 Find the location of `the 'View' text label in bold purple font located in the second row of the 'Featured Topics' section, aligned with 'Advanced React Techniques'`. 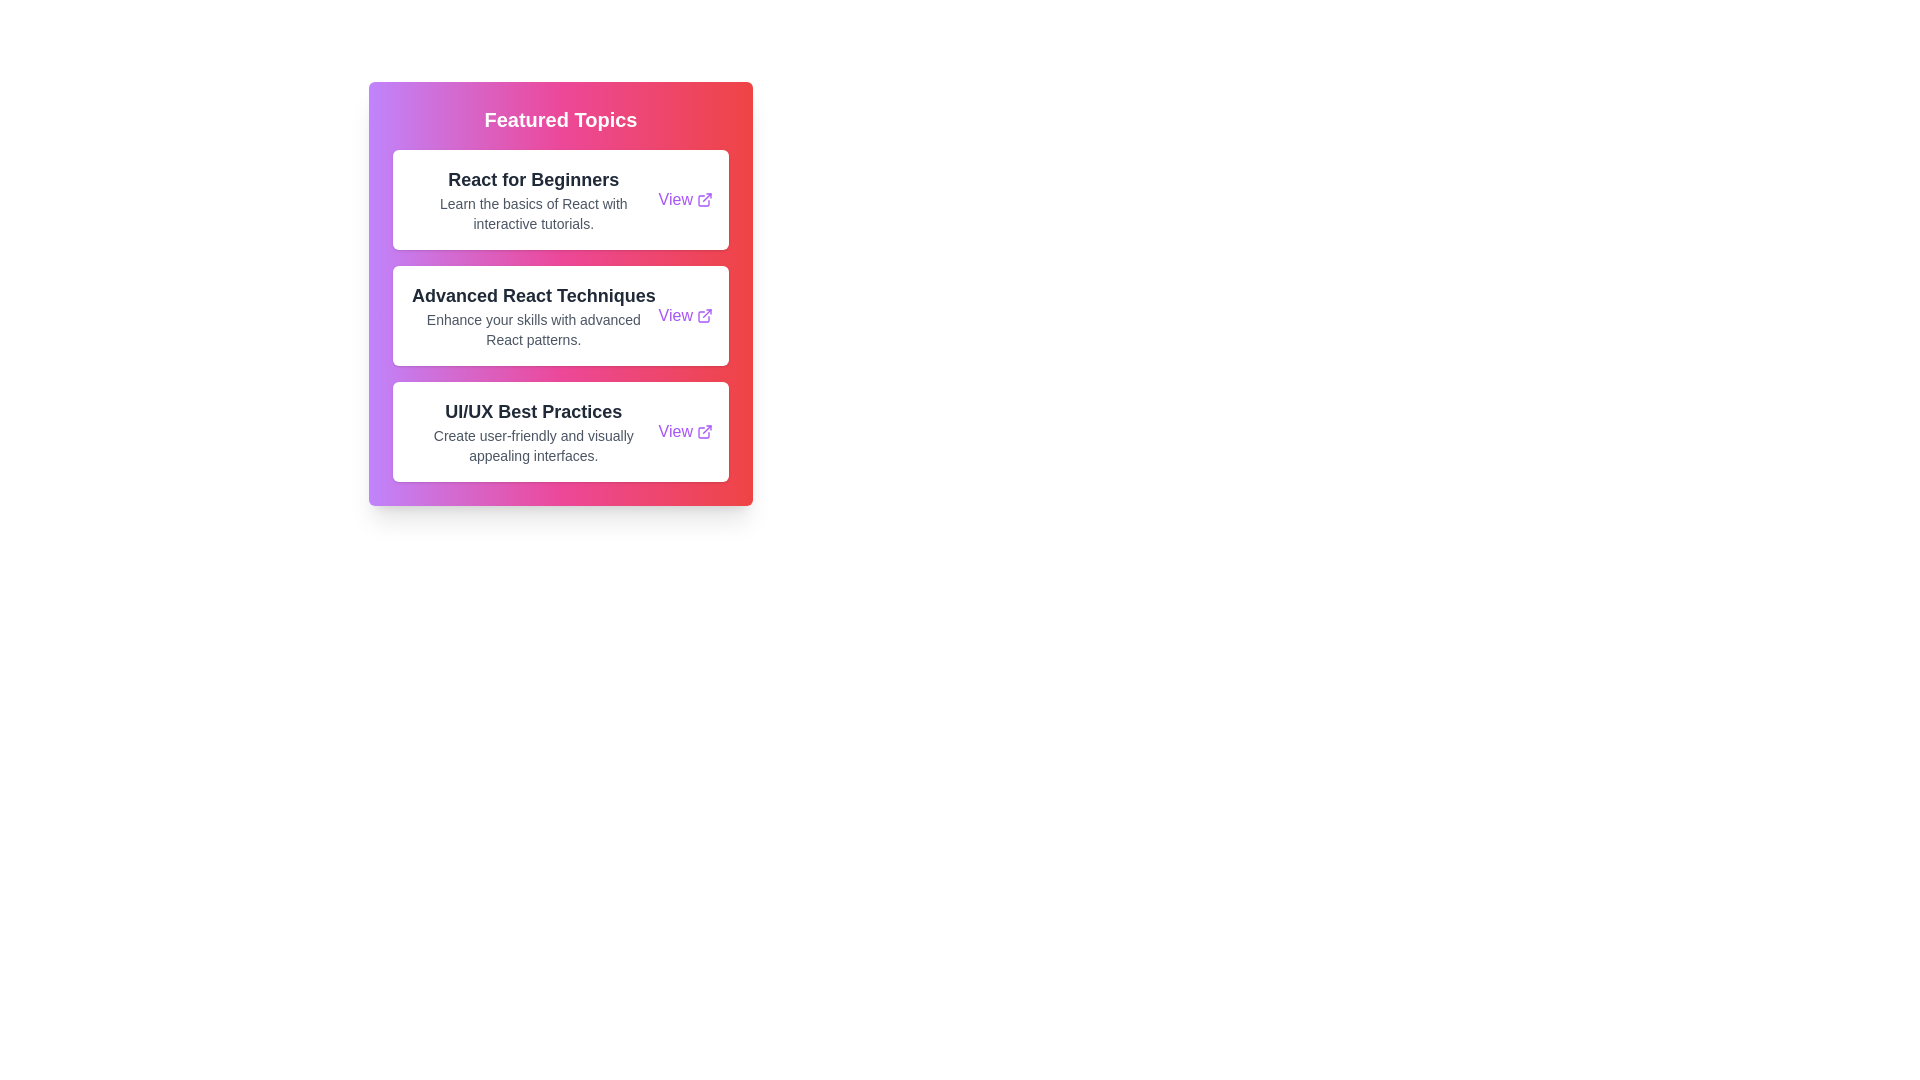

the 'View' text label in bold purple font located in the second row of the 'Featured Topics' section, aligned with 'Advanced React Techniques' is located at coordinates (675, 315).